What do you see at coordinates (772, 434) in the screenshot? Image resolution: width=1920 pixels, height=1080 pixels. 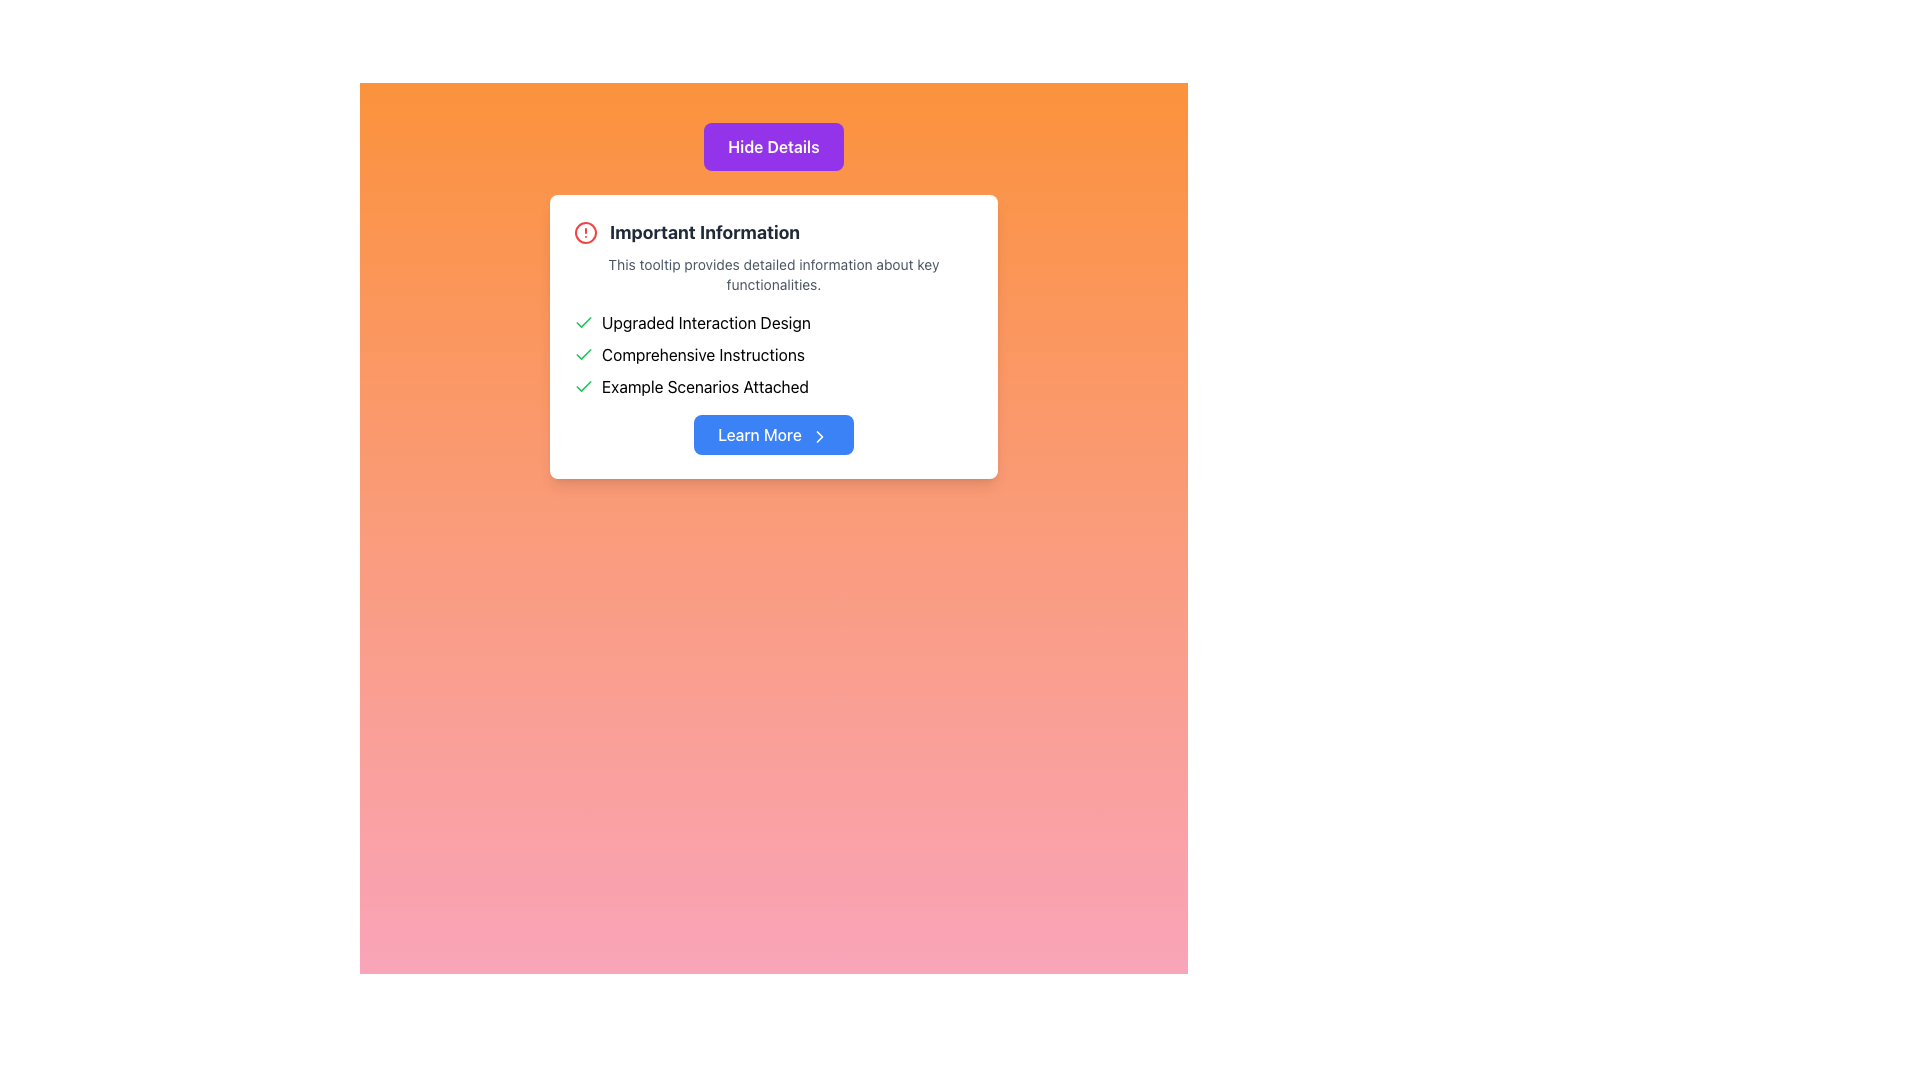 I see `the rectangular button with a blue background and the text 'Learn More'` at bounding box center [772, 434].